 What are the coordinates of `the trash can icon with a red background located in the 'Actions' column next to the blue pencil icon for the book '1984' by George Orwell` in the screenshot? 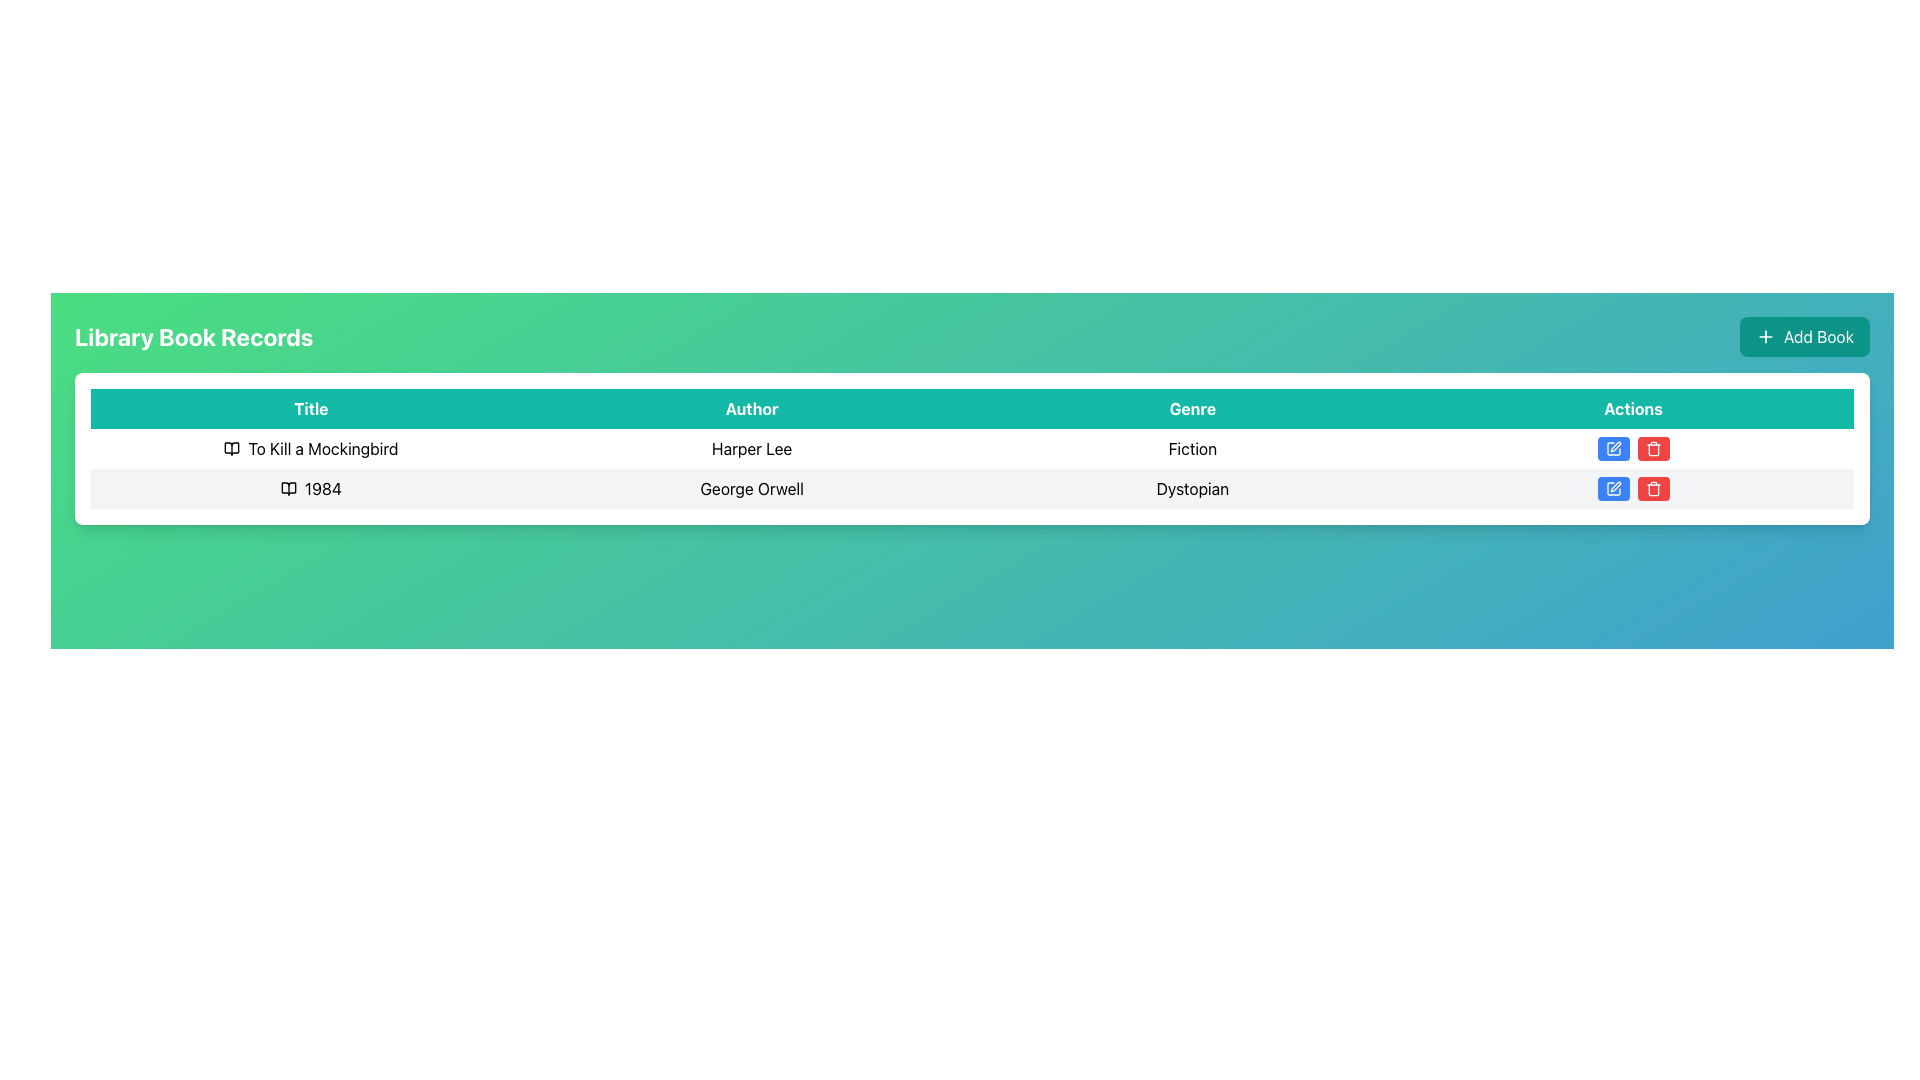 It's located at (1653, 447).